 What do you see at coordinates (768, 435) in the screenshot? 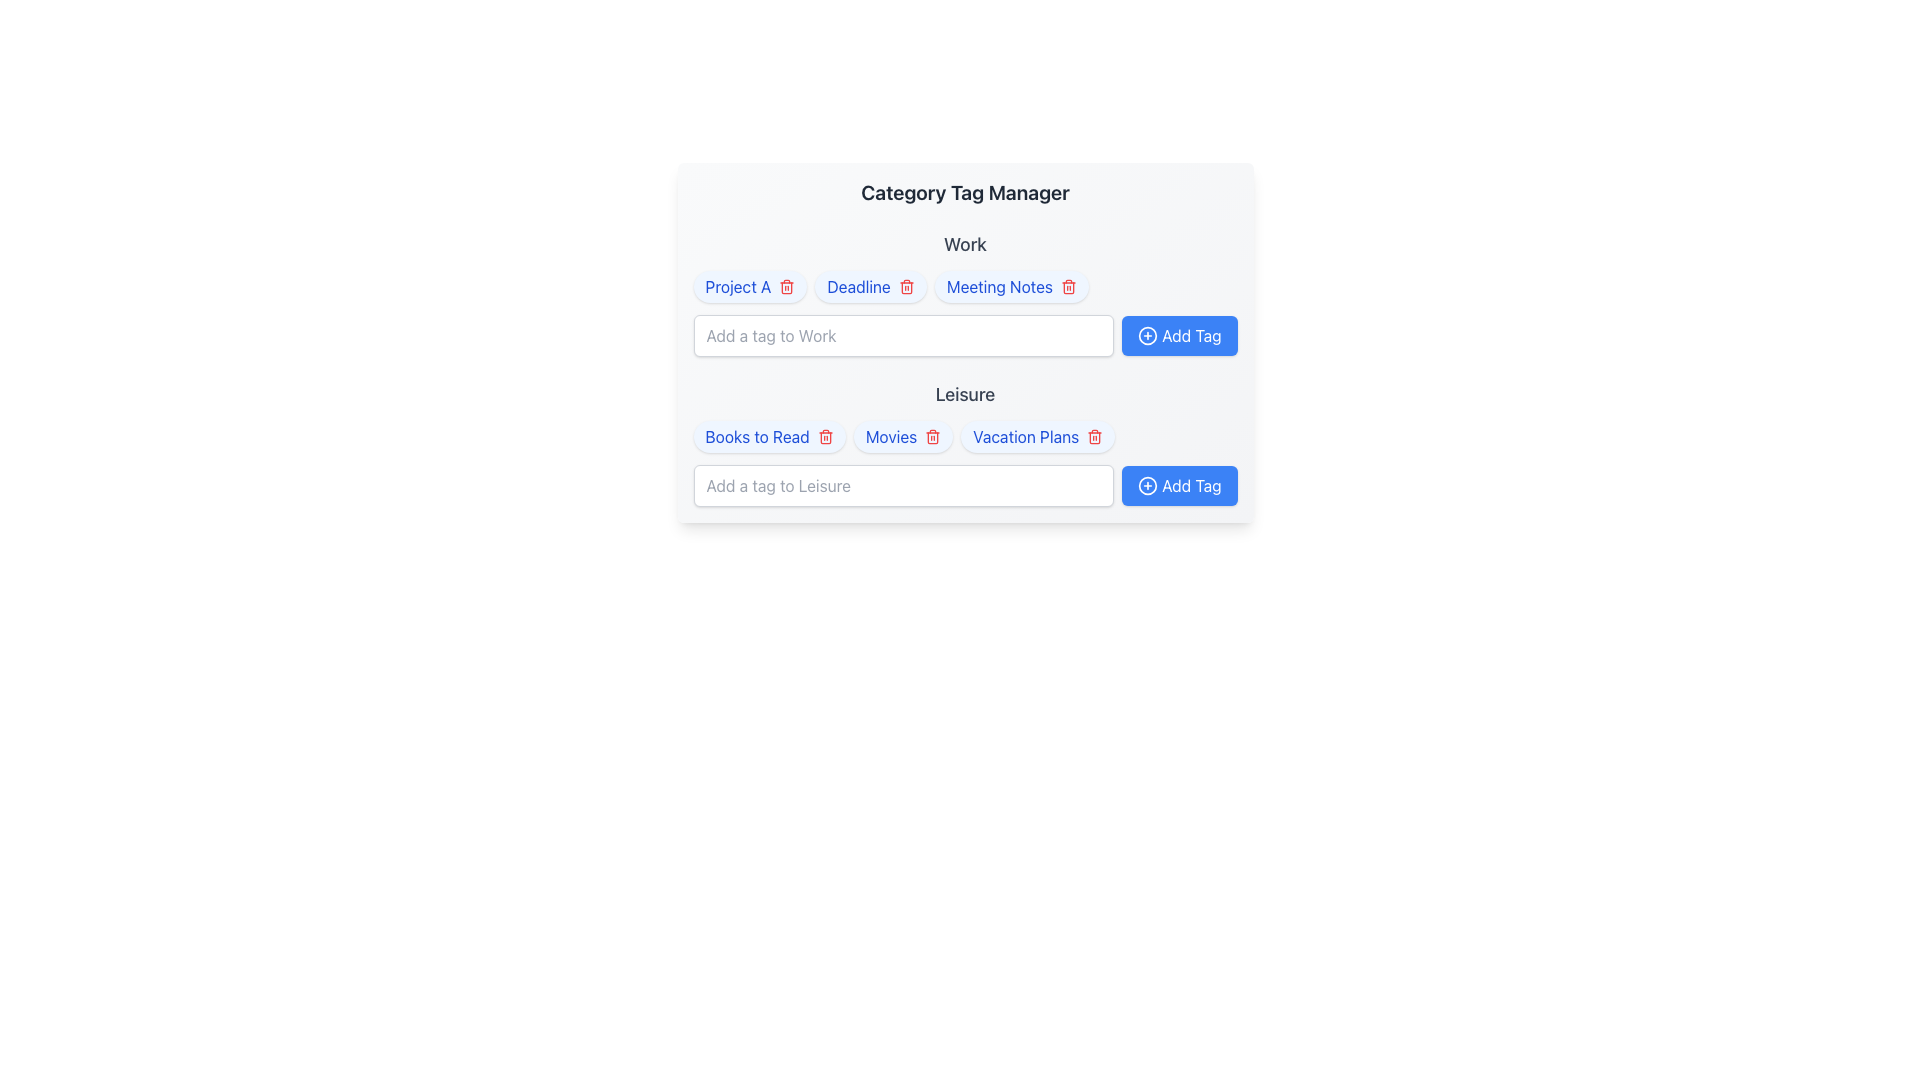
I see `the trash icon on the badge element used for tagging or categorization located in the 'Leisure' category` at bounding box center [768, 435].